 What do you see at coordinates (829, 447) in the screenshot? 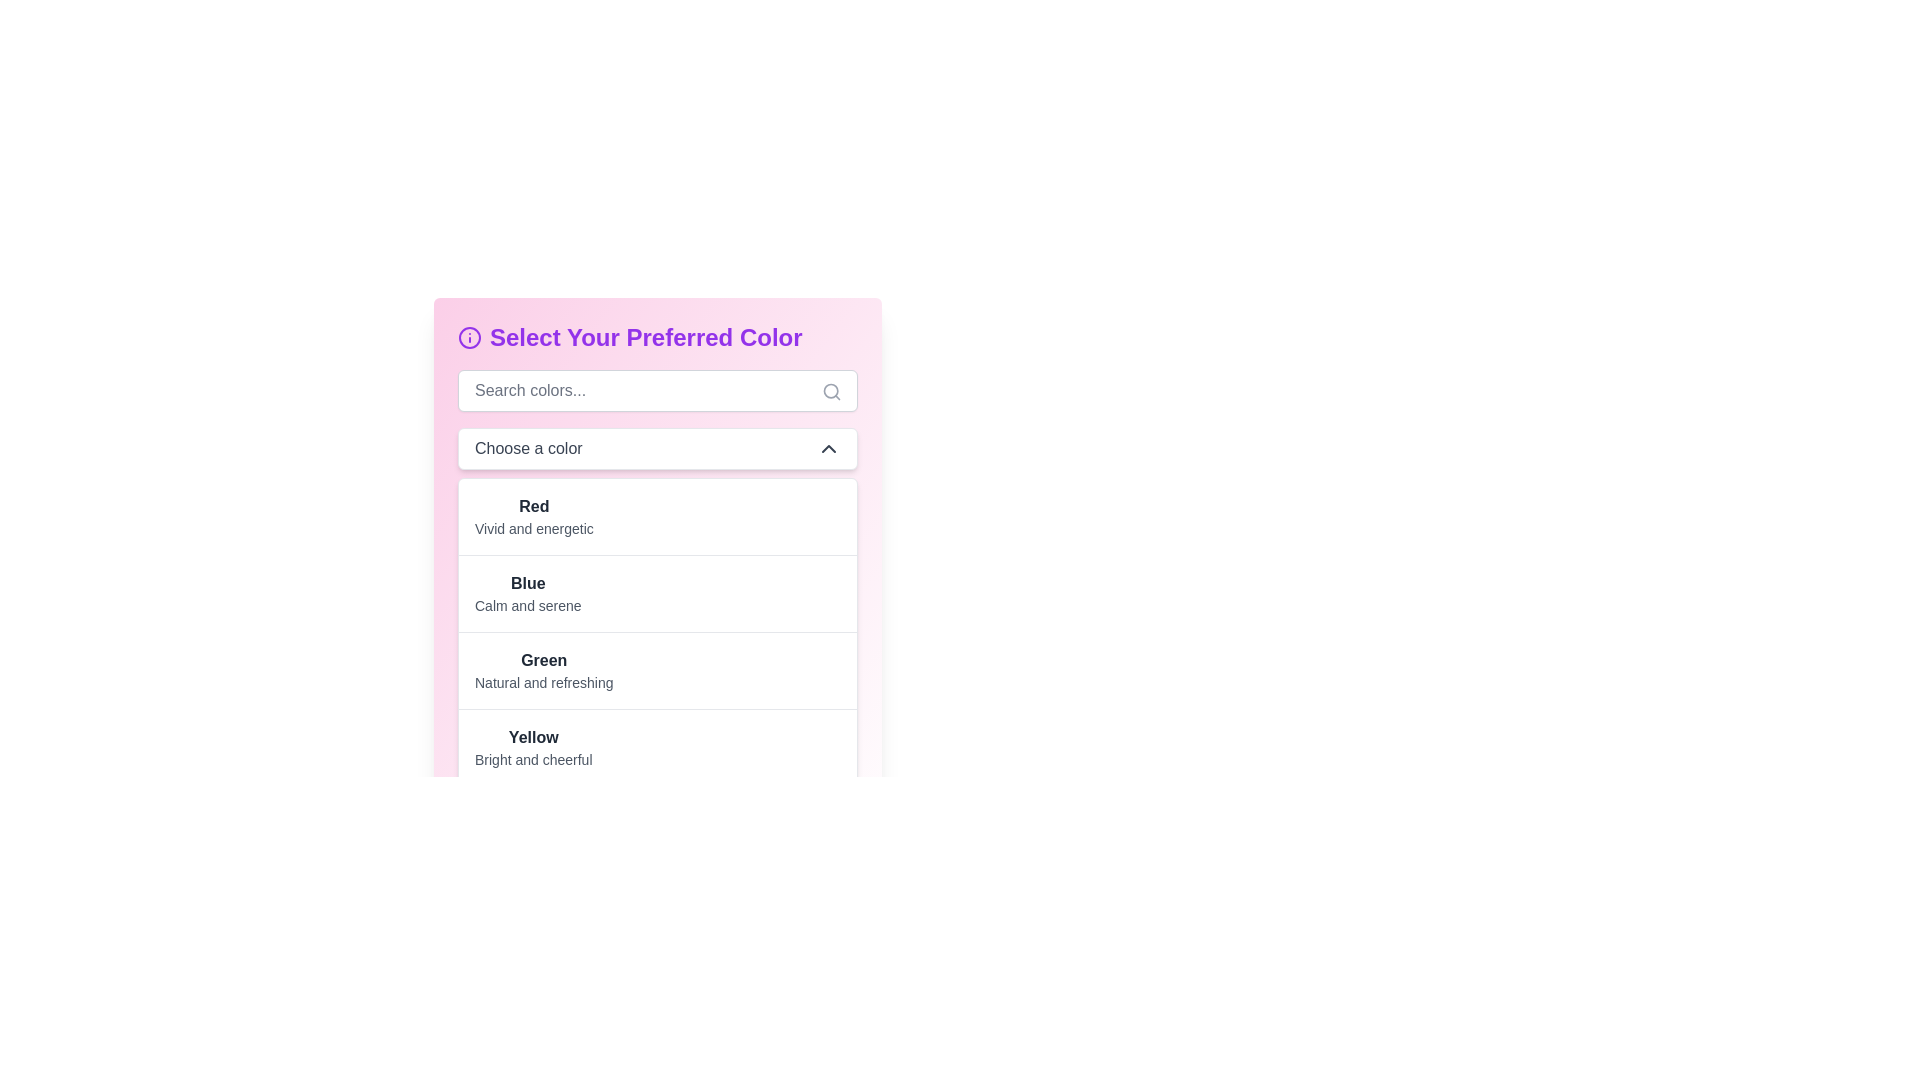
I see `the chevron icon located to the right of the text 'Choose a color'` at bounding box center [829, 447].